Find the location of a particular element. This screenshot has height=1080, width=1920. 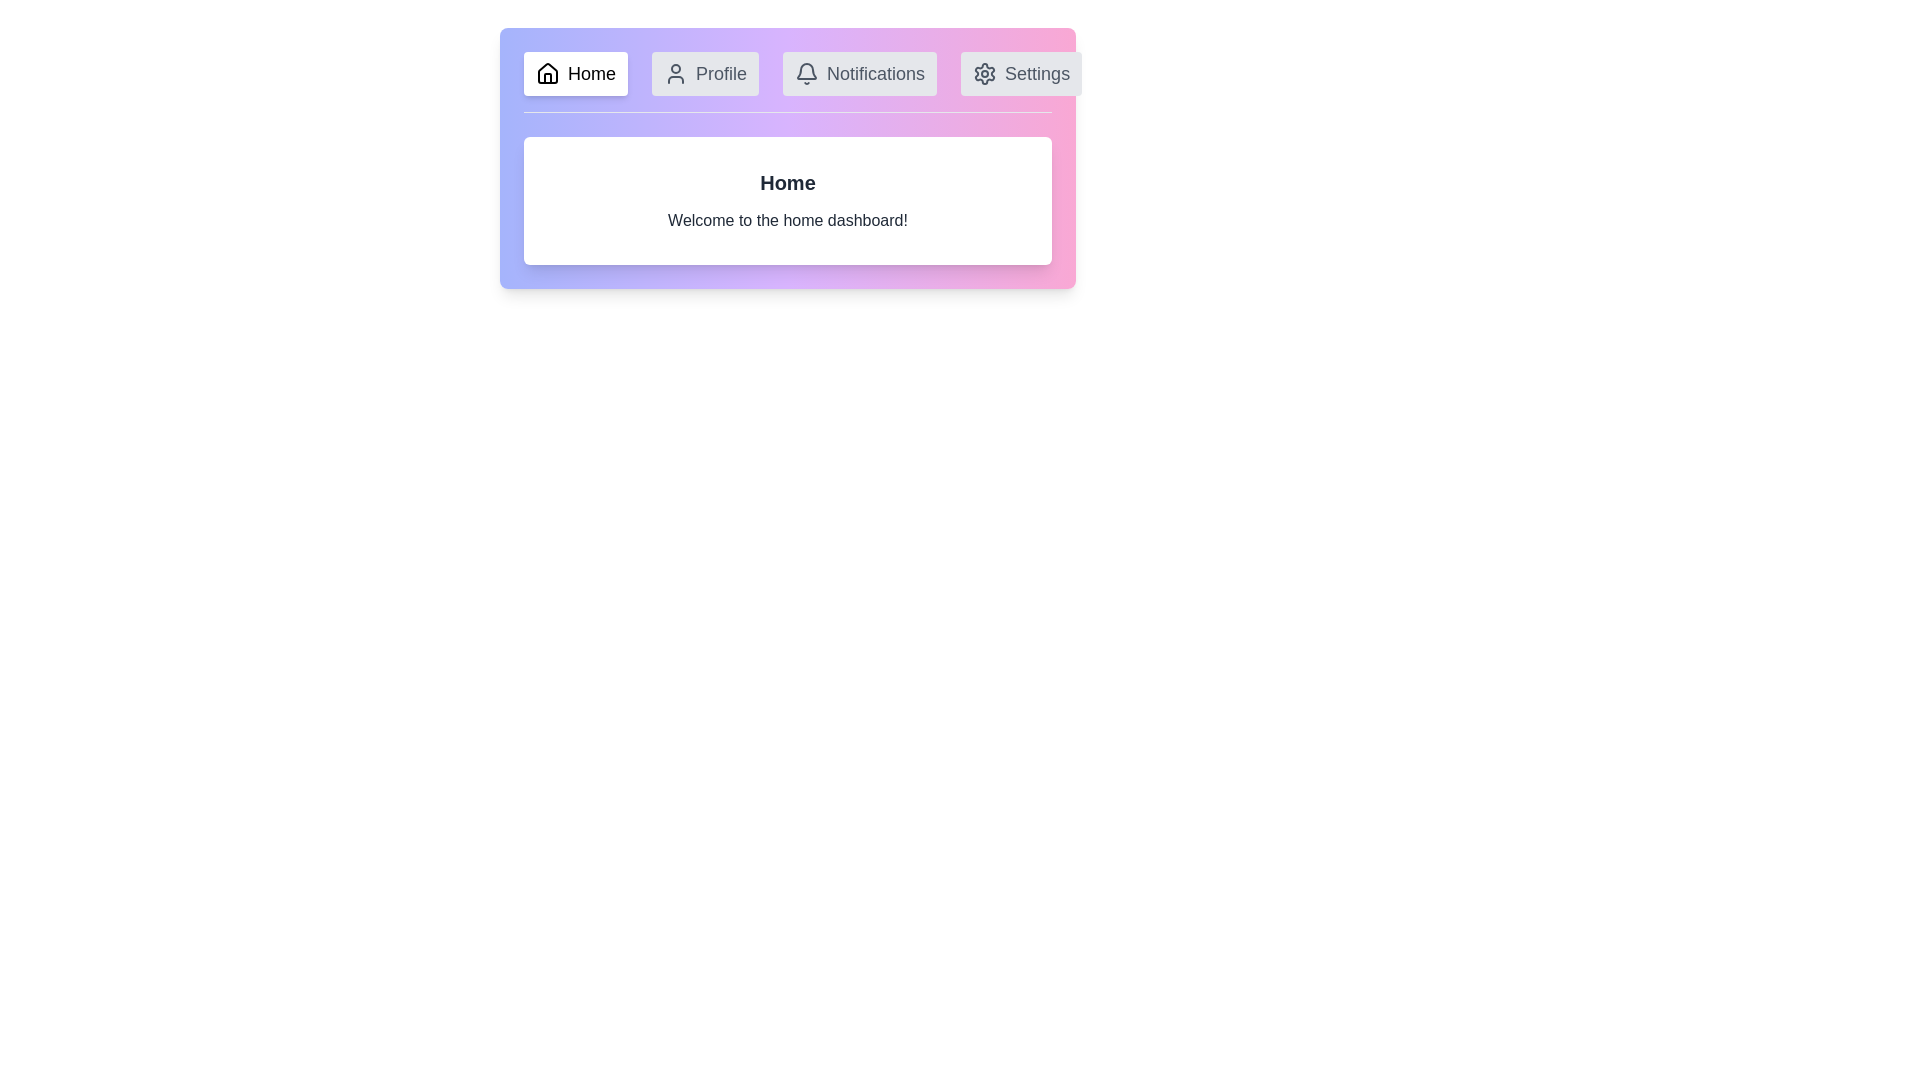

the tab labeled Home to select it is located at coordinates (575, 72).